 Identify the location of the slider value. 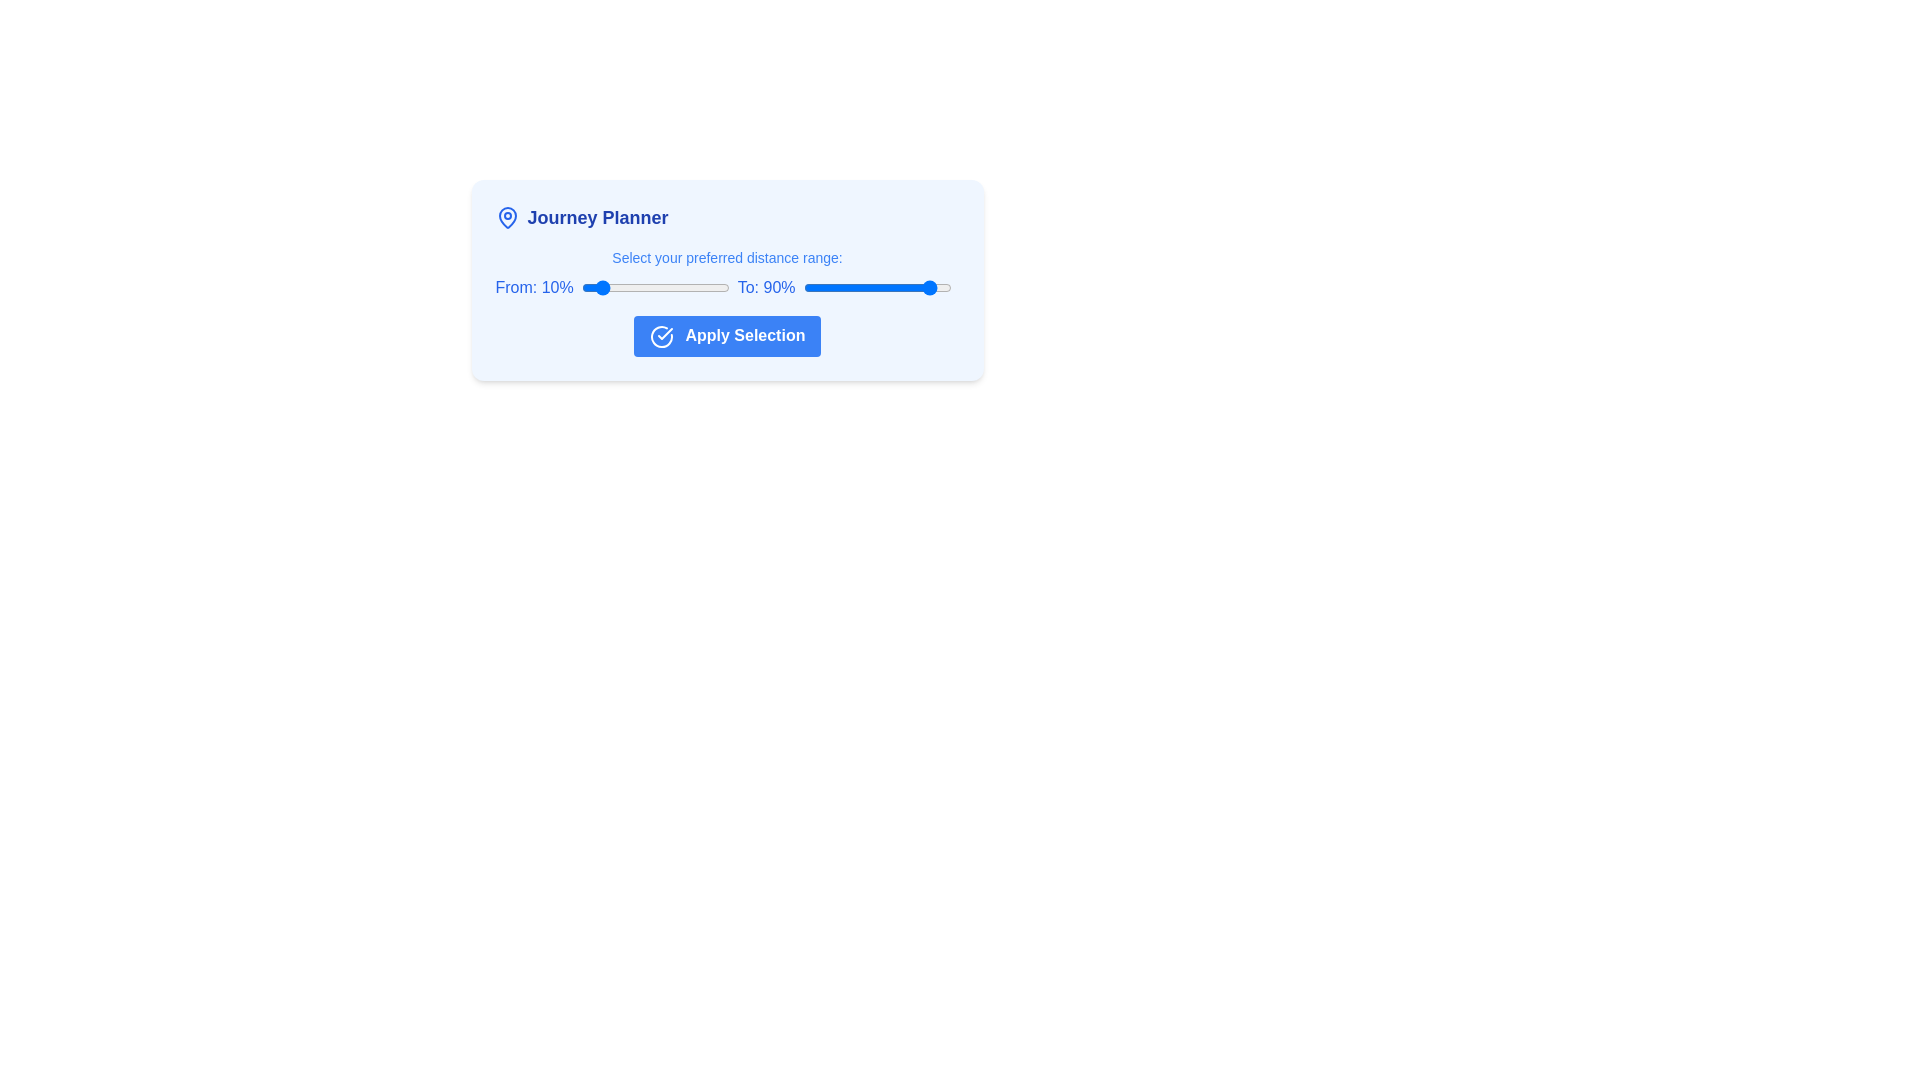
(865, 288).